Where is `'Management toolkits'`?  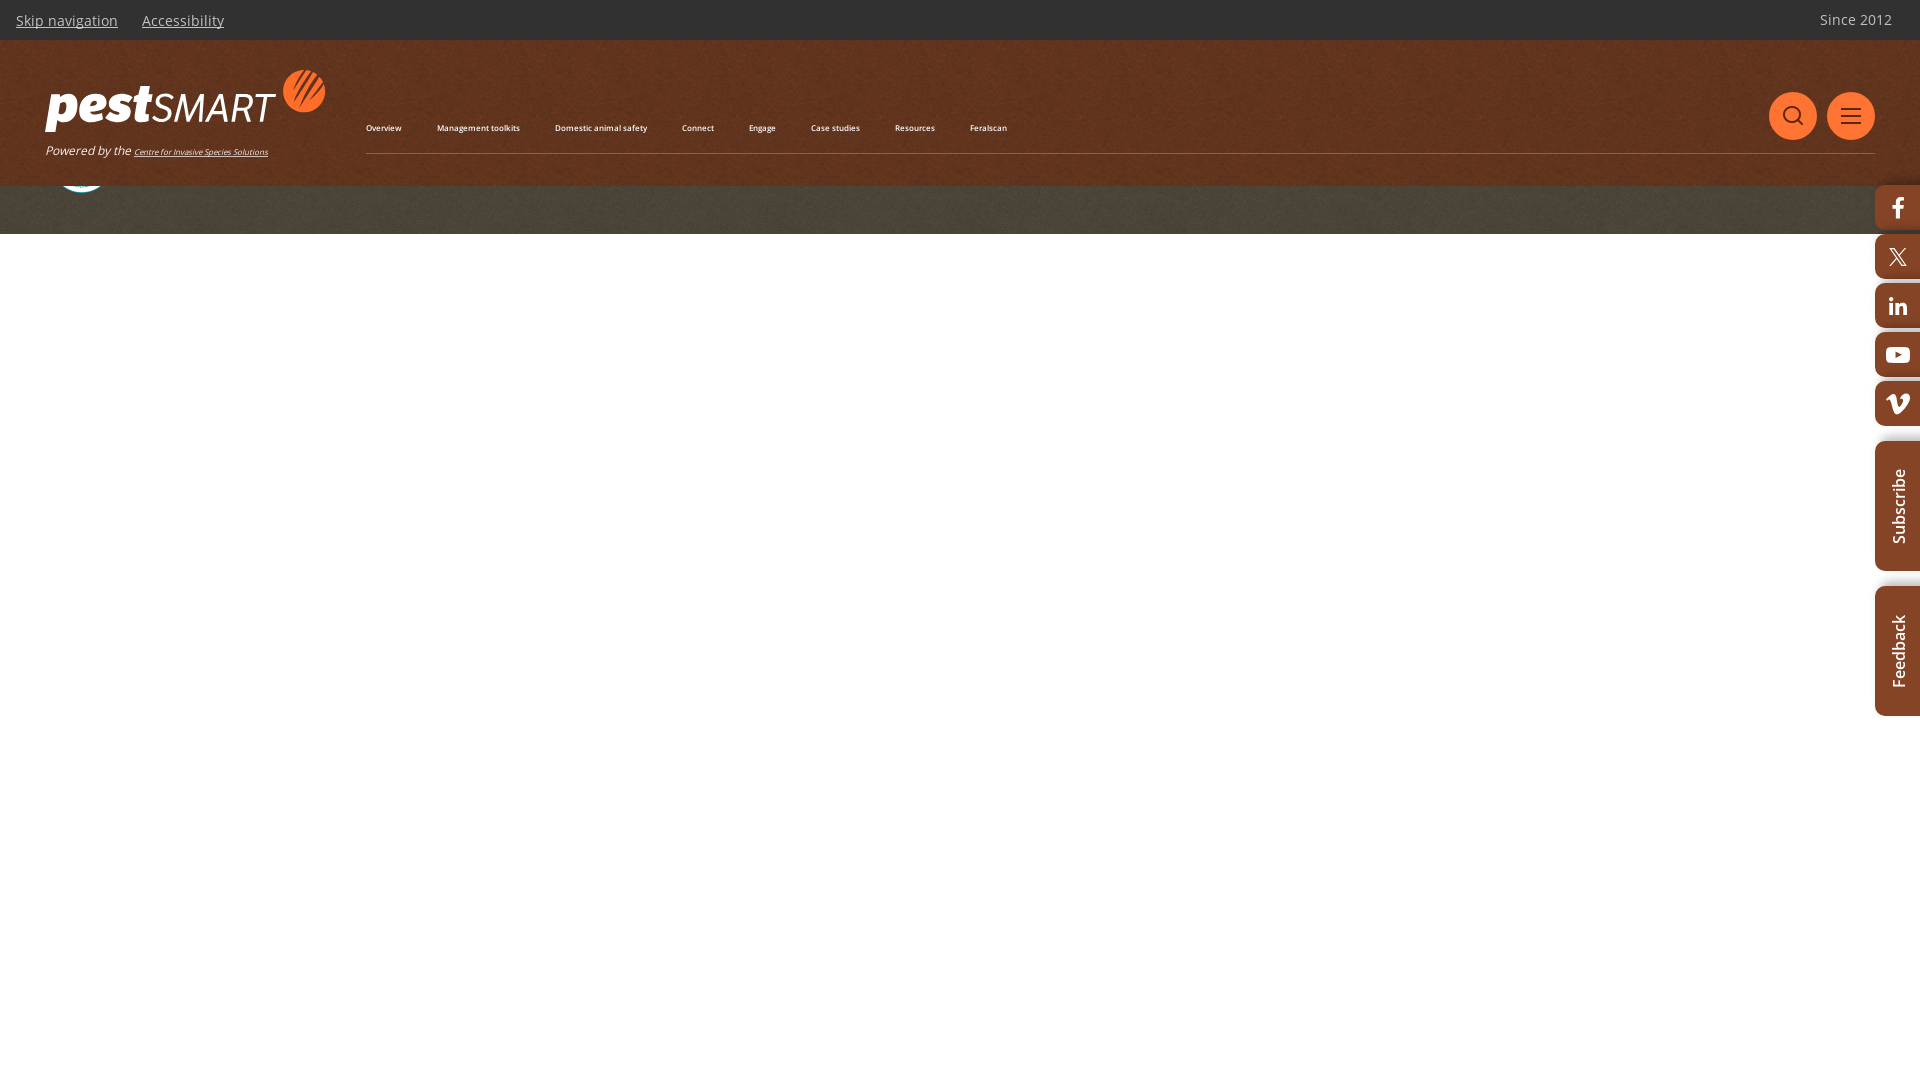
'Management toolkits' is located at coordinates (435, 127).